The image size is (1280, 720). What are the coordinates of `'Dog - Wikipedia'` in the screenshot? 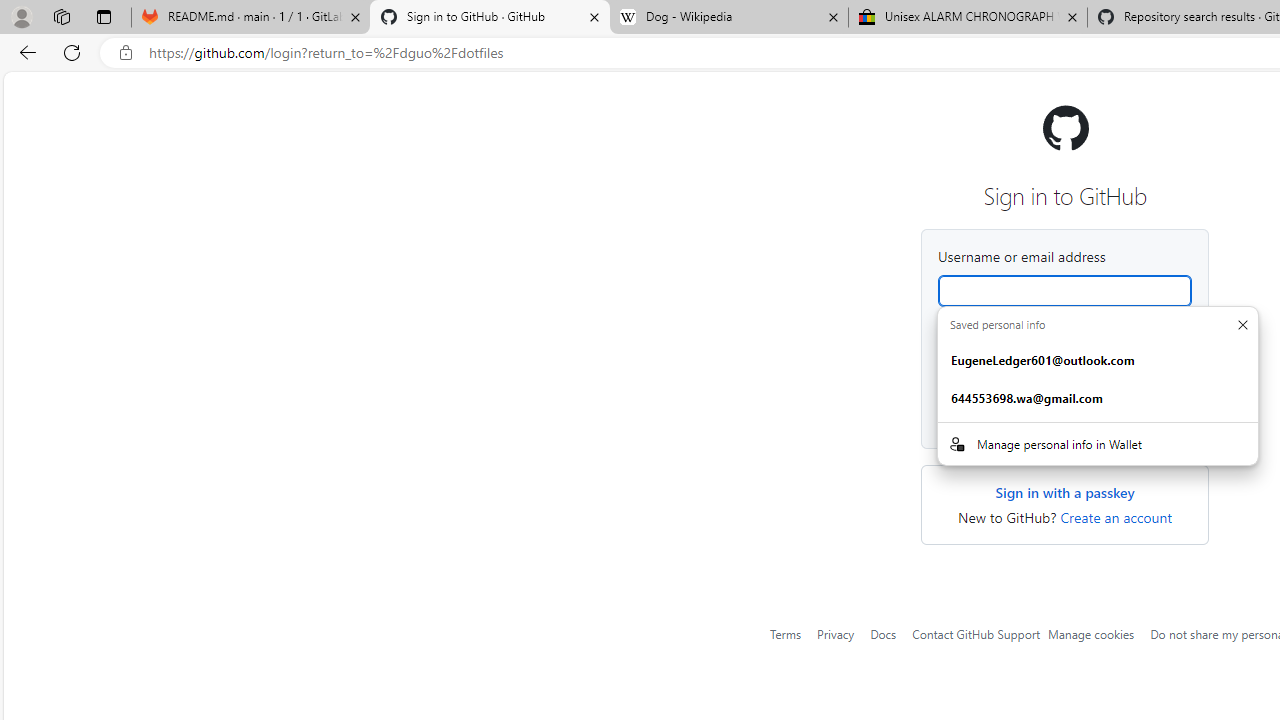 It's located at (728, 17).